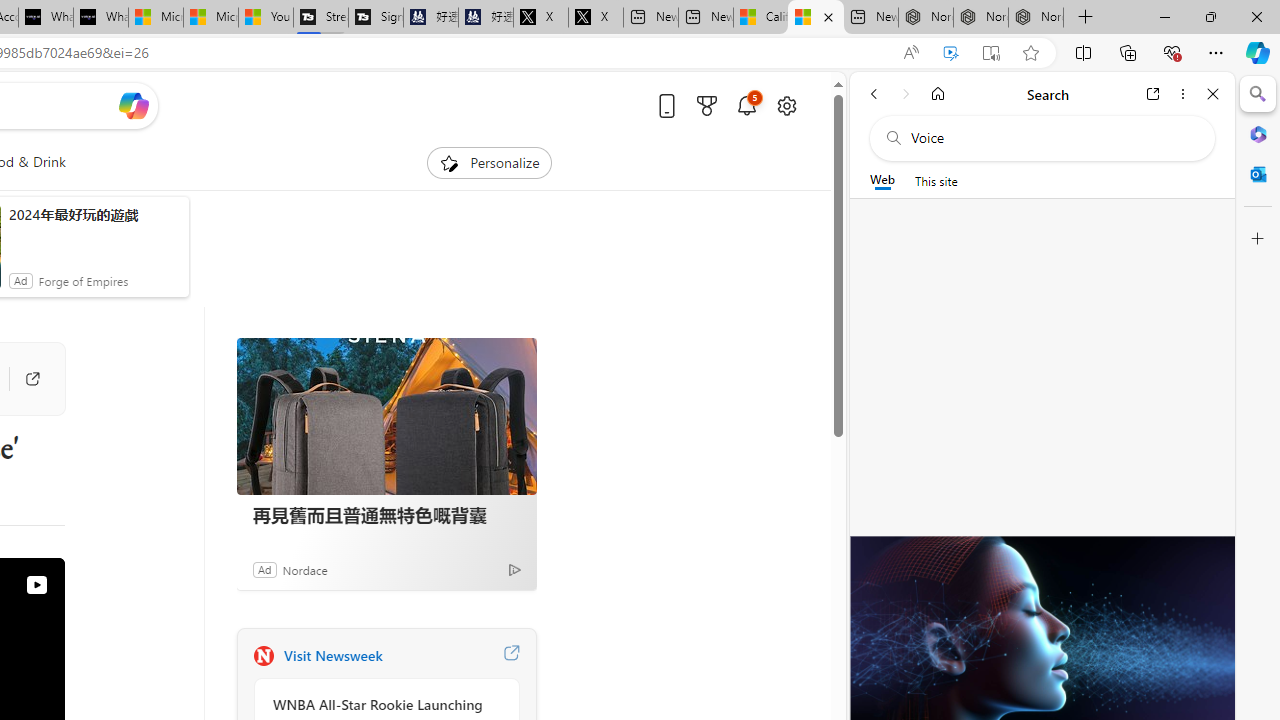  I want to click on 'To get missing image descriptions, open the context menu.', so click(448, 161).